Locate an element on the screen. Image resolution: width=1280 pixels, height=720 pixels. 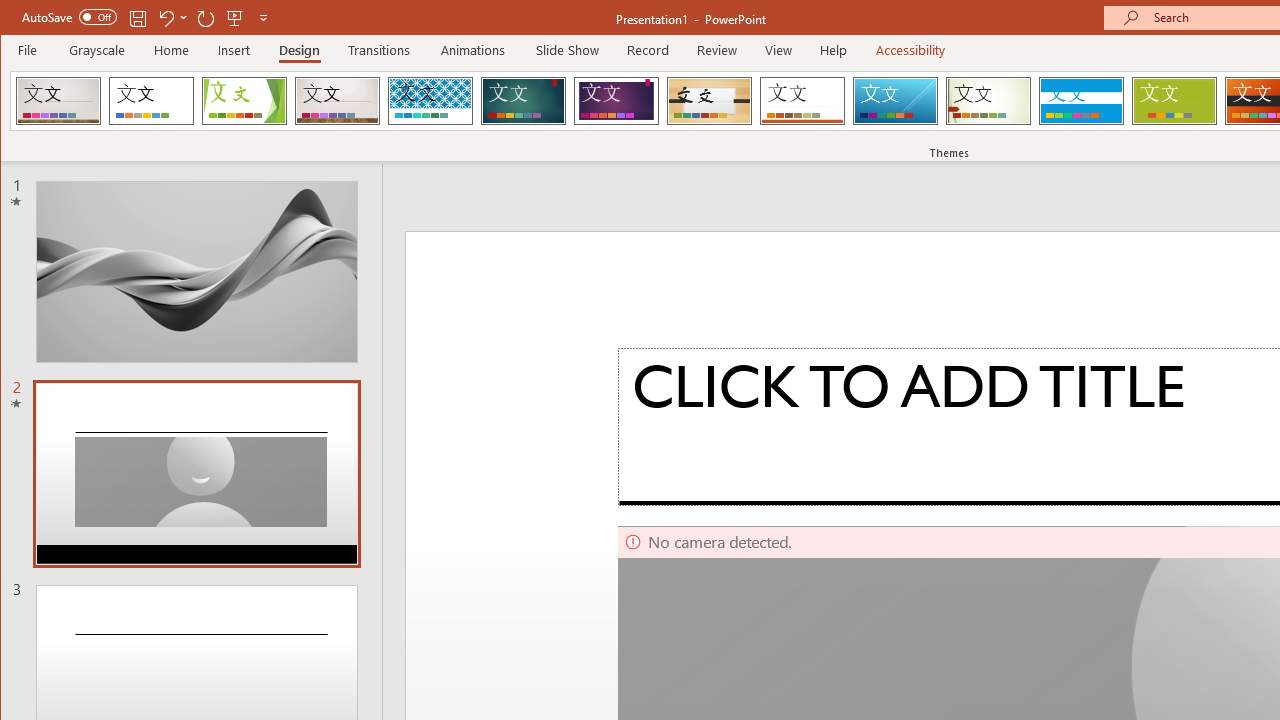
'Slice' is located at coordinates (894, 100).